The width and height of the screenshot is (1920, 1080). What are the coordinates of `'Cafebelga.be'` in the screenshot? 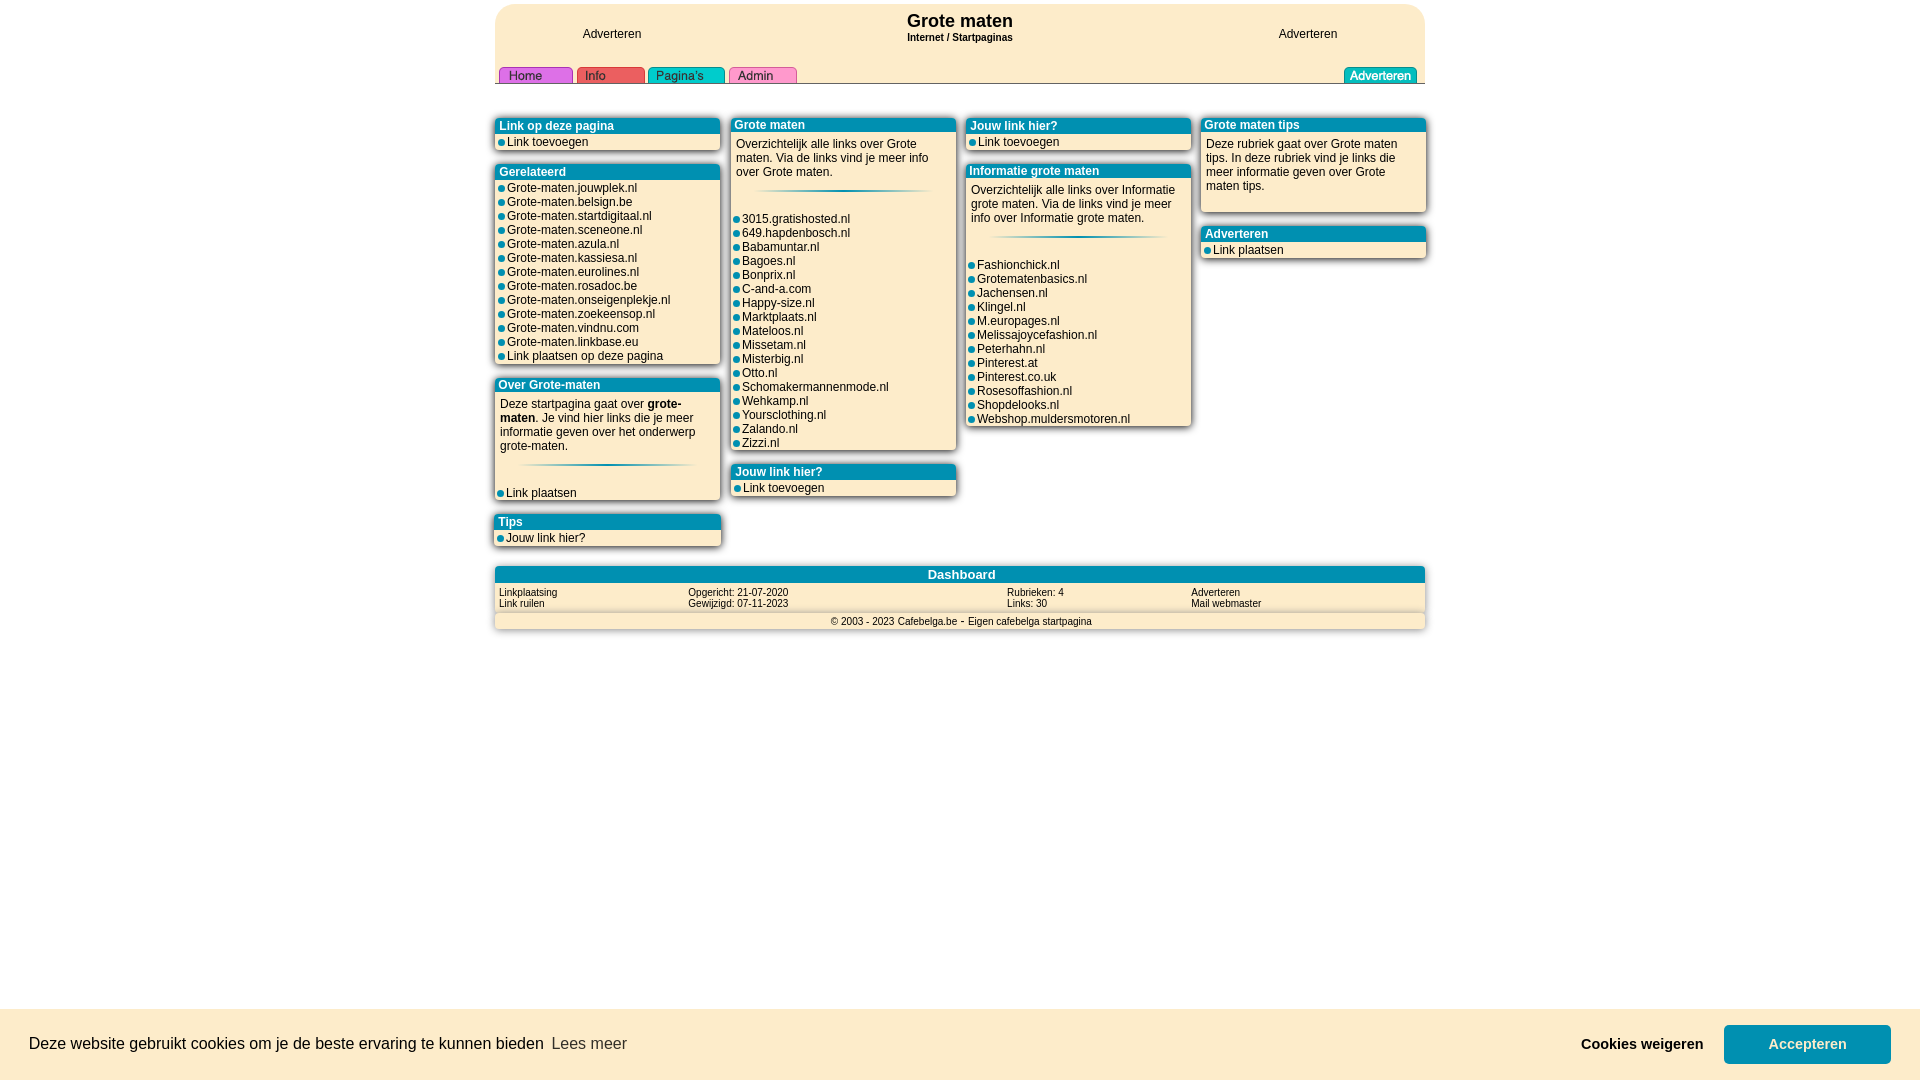 It's located at (926, 620).